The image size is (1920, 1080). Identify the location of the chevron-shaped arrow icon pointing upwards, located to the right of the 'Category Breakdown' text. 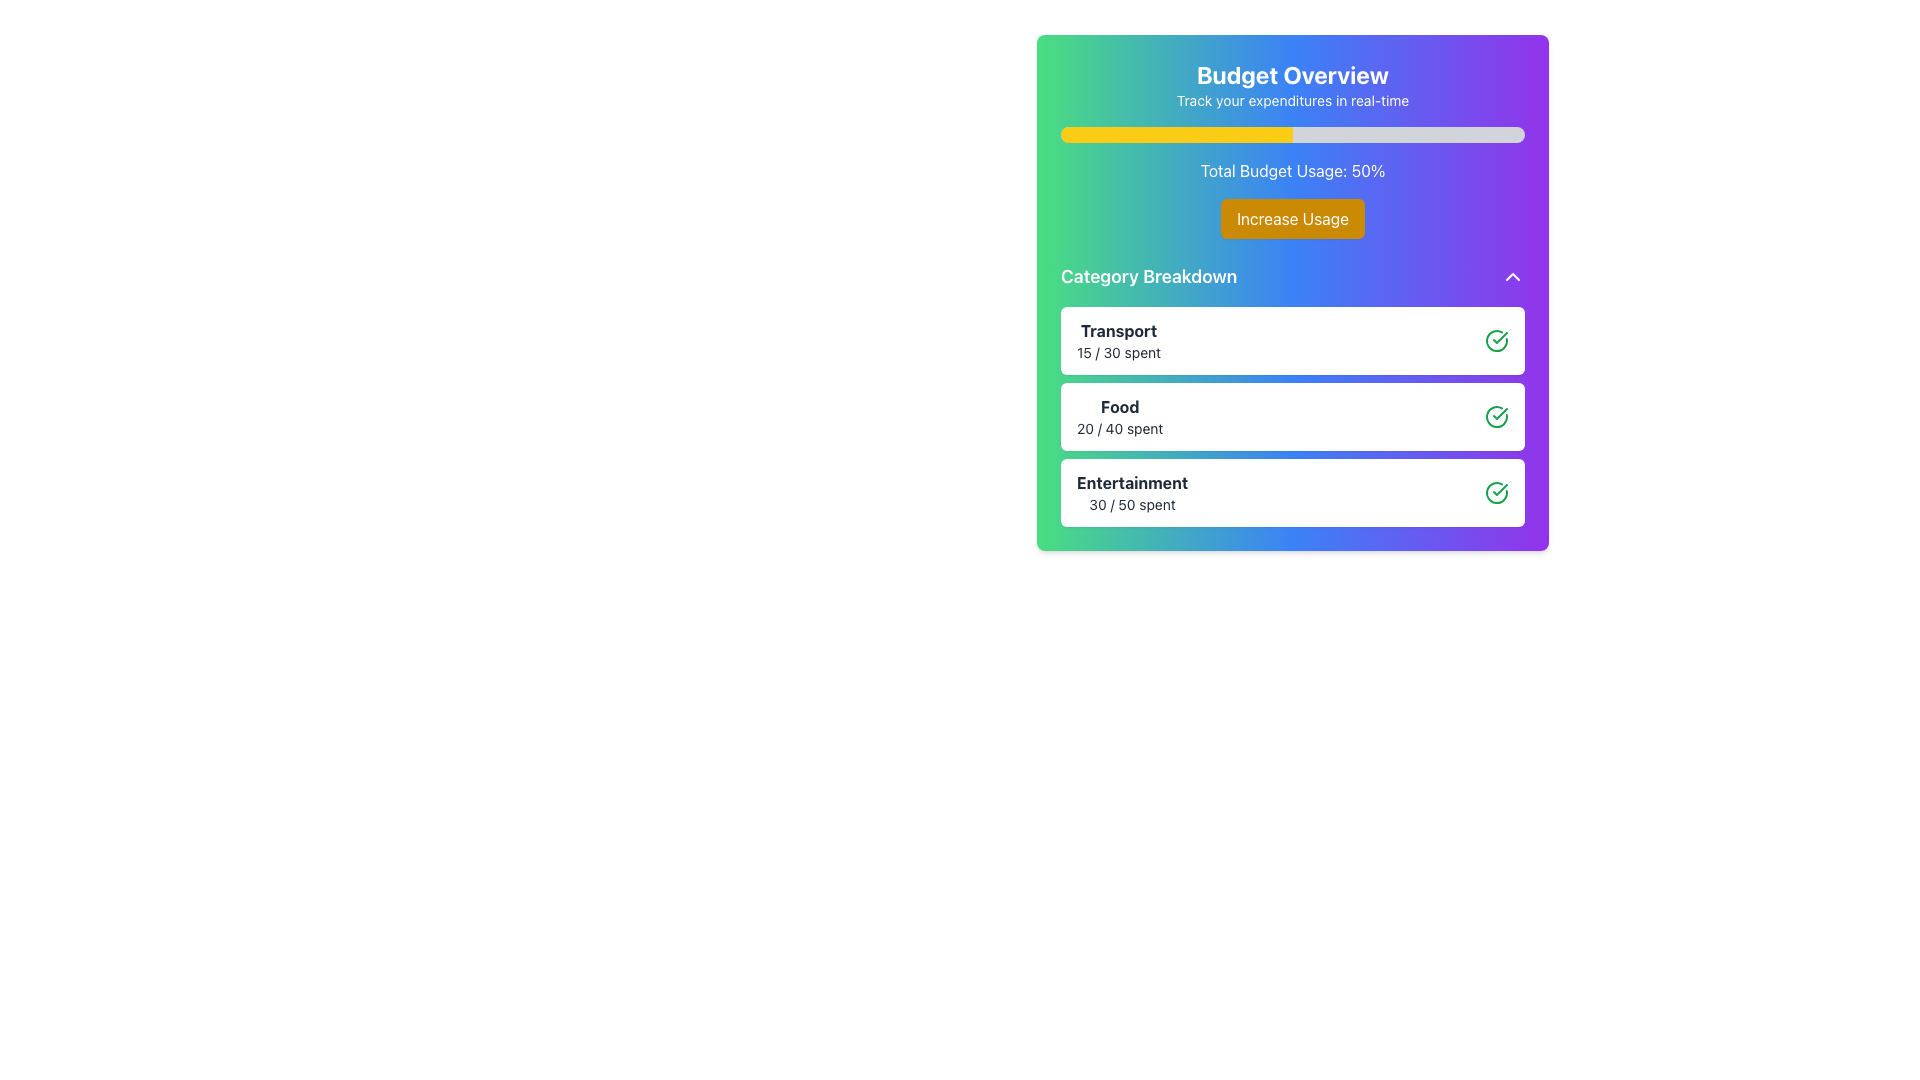
(1512, 277).